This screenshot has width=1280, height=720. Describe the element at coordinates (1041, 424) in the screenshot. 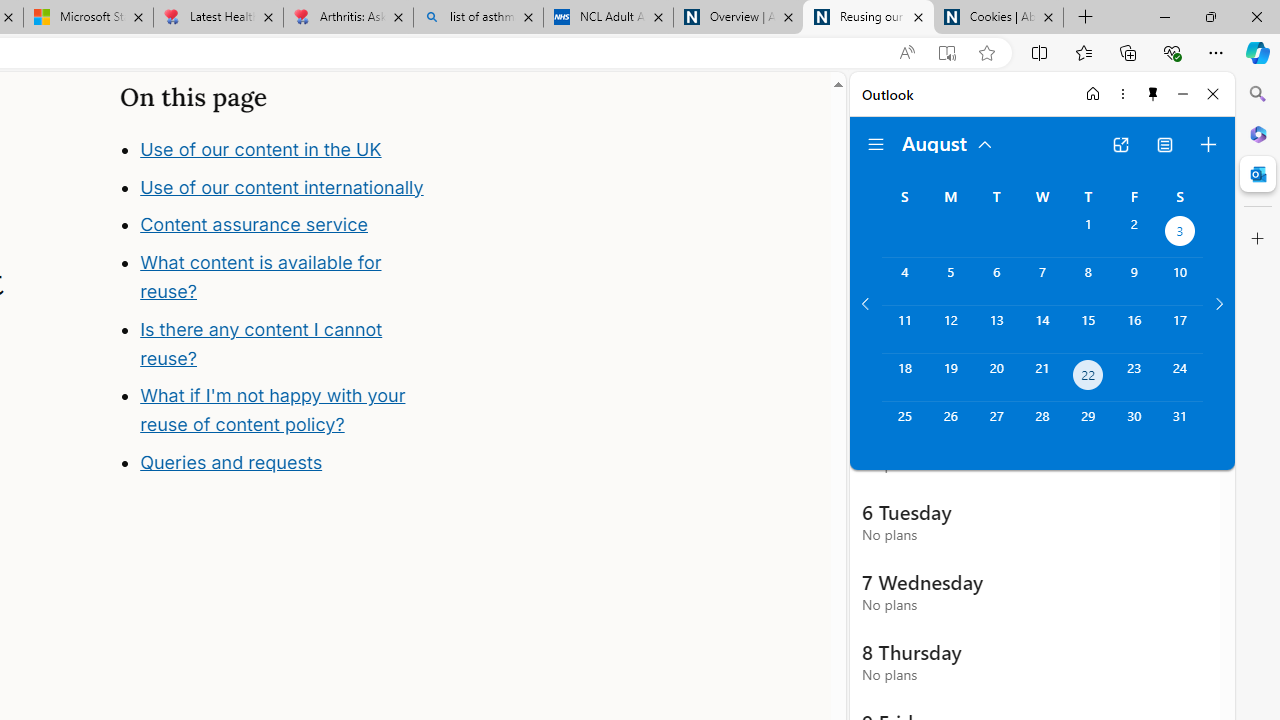

I see `'Wednesday, August 28, 2024. '` at that location.